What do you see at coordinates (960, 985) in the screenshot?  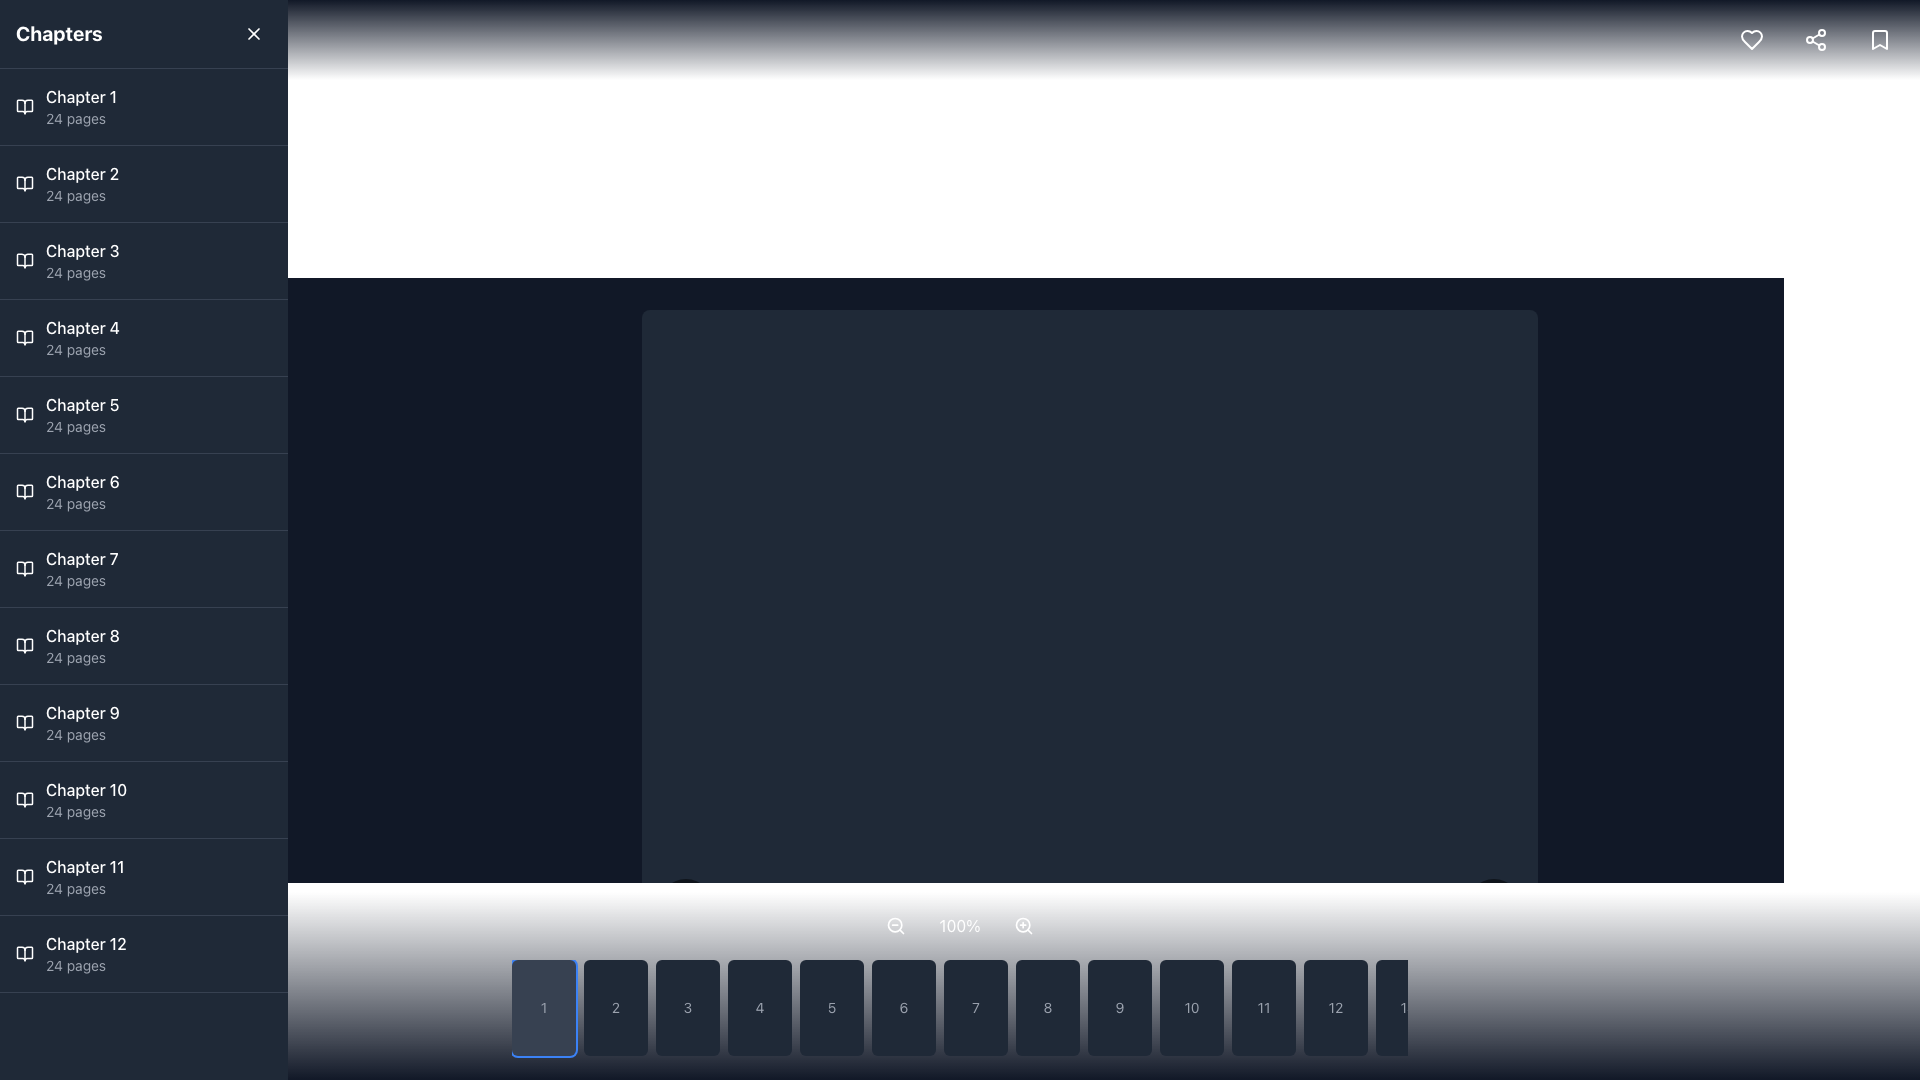 I see `the Number selection card displaying '7', which is the seventh card in a horizontal series` at bounding box center [960, 985].